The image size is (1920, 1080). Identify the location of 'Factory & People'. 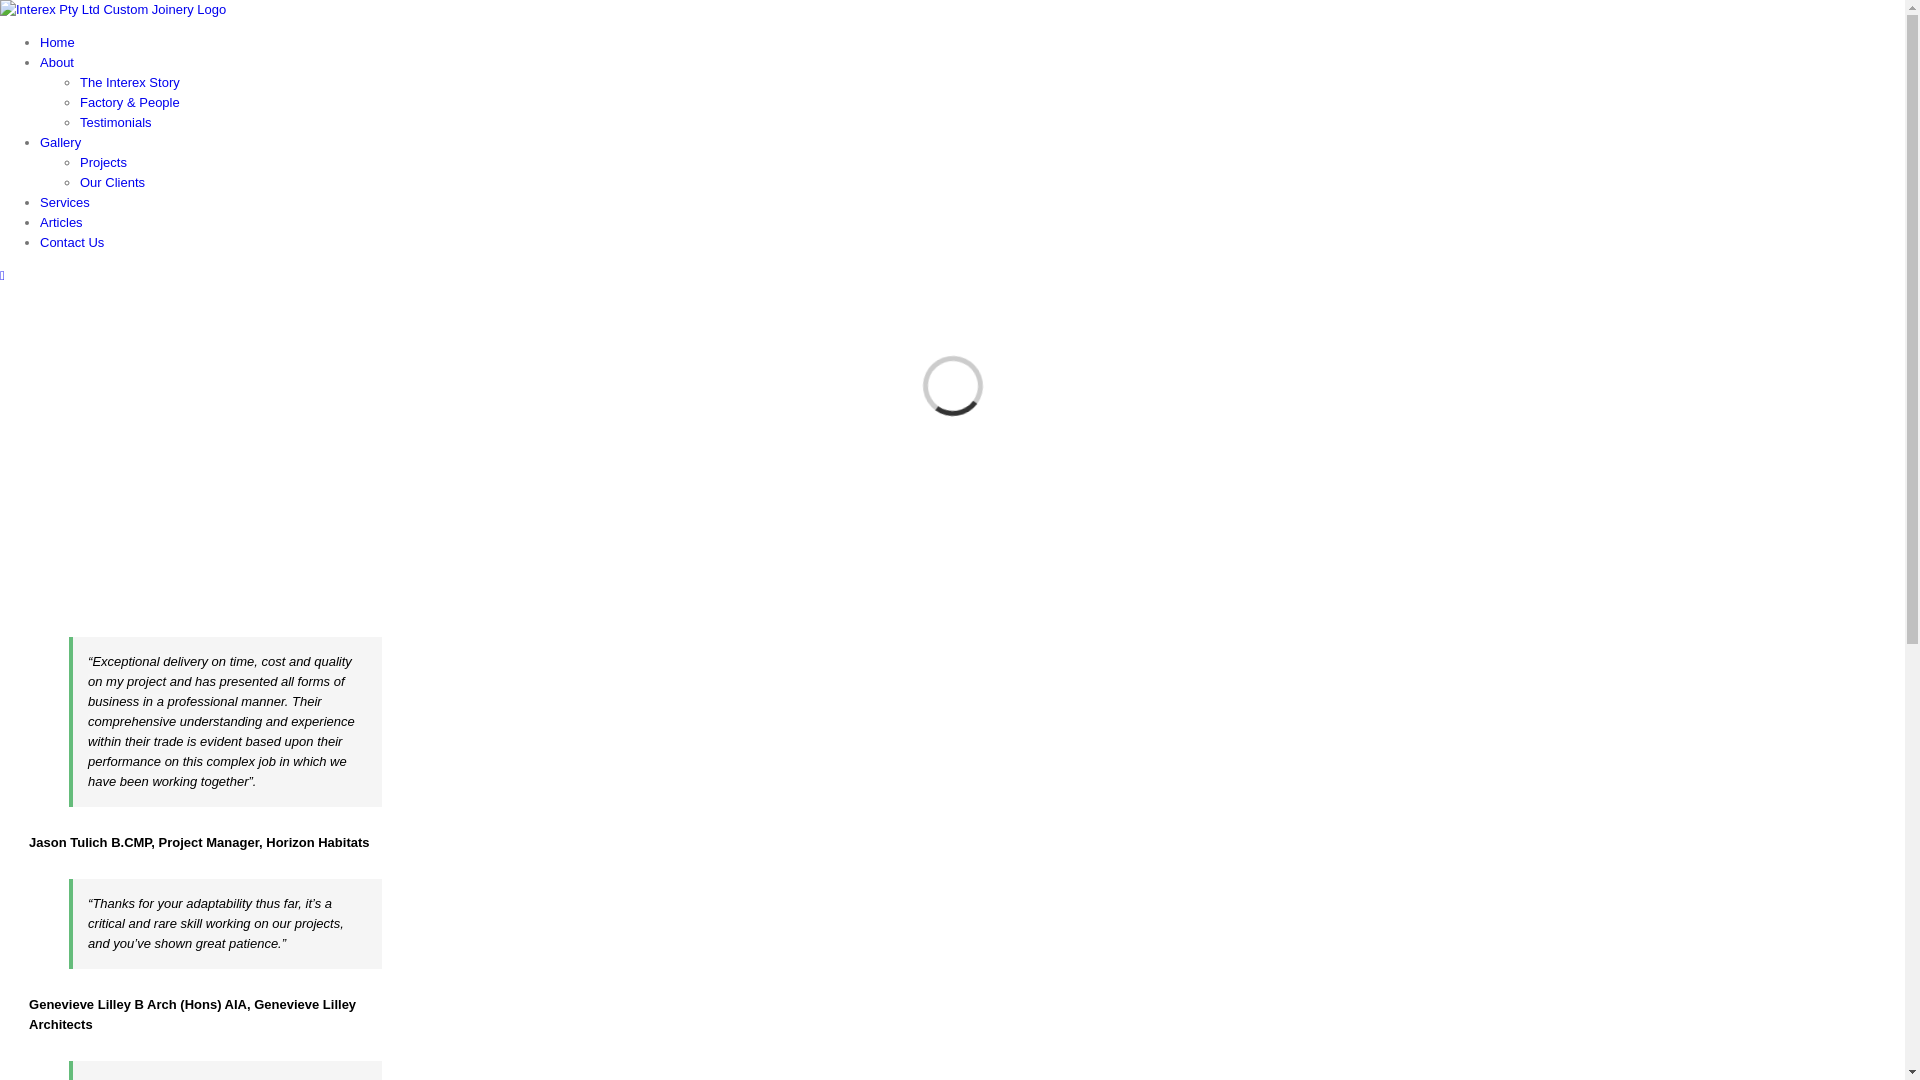
(80, 102).